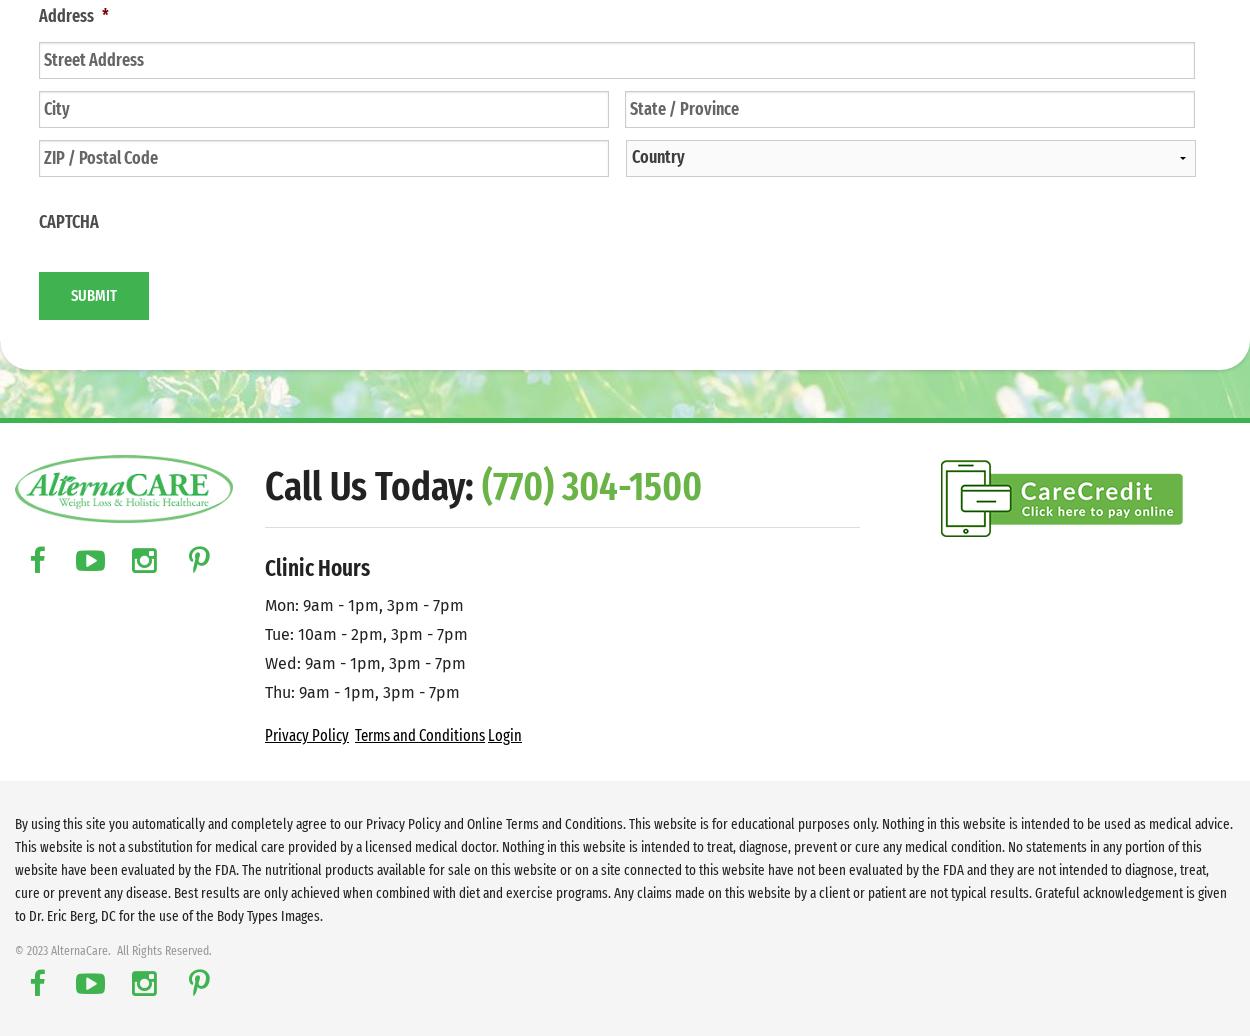  I want to click on 'Call Us Today:', so click(265, 487).